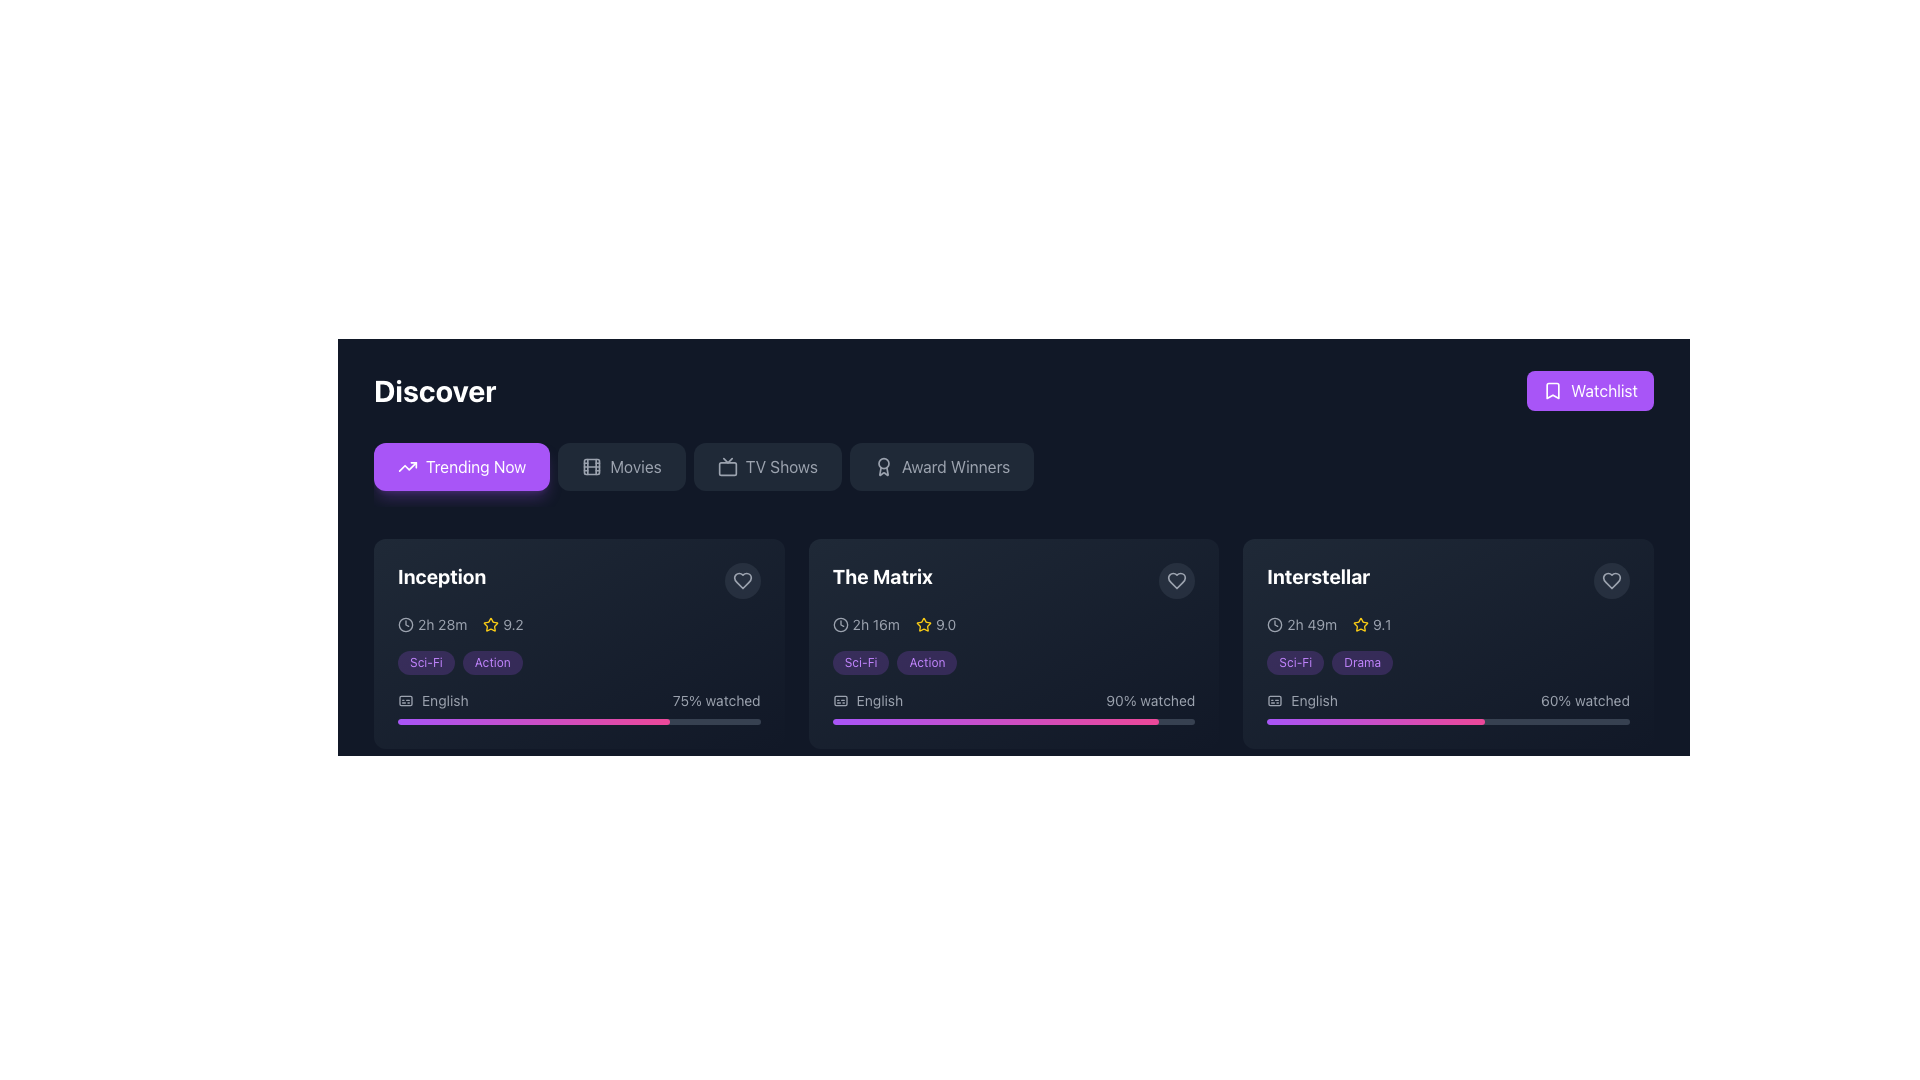 Image resolution: width=1920 pixels, height=1080 pixels. What do you see at coordinates (1465, 721) in the screenshot?
I see `watched progress` at bounding box center [1465, 721].